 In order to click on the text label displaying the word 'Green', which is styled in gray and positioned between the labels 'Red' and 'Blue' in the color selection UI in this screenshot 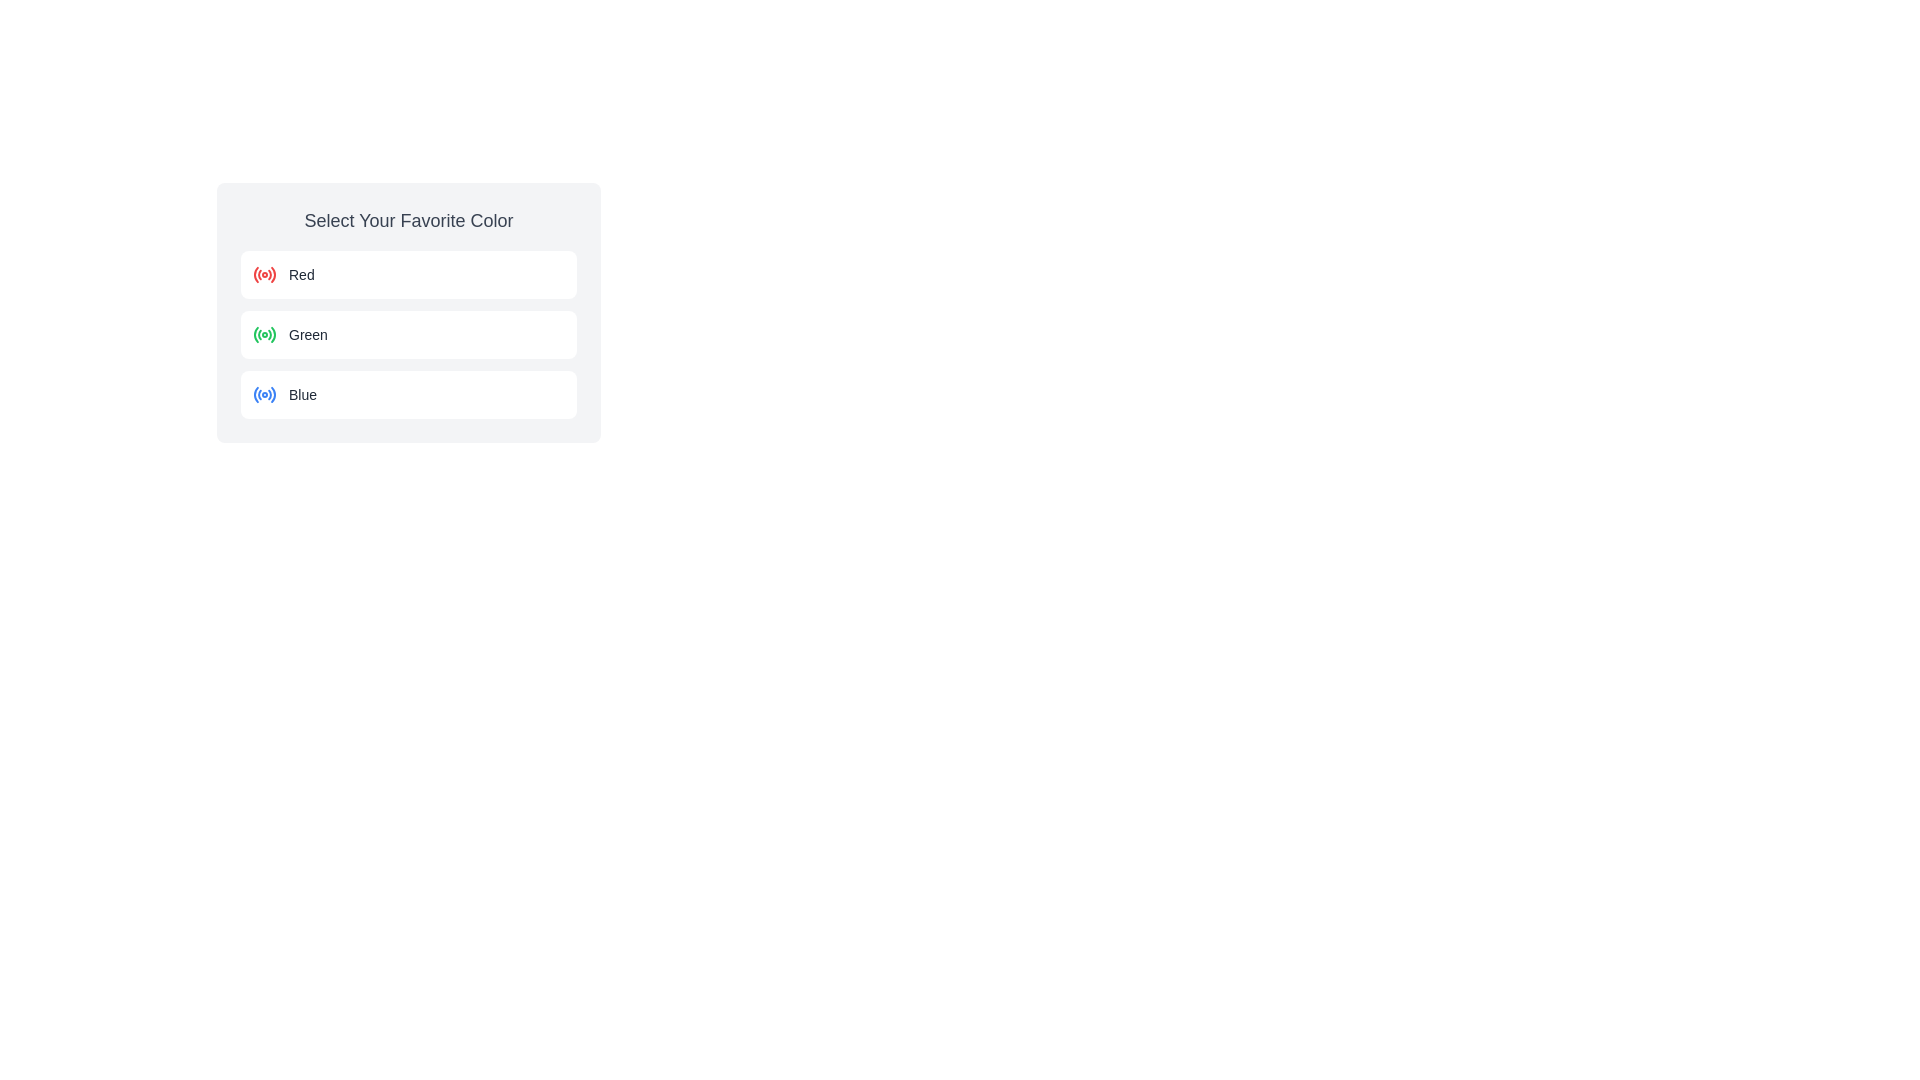, I will do `click(307, 334)`.